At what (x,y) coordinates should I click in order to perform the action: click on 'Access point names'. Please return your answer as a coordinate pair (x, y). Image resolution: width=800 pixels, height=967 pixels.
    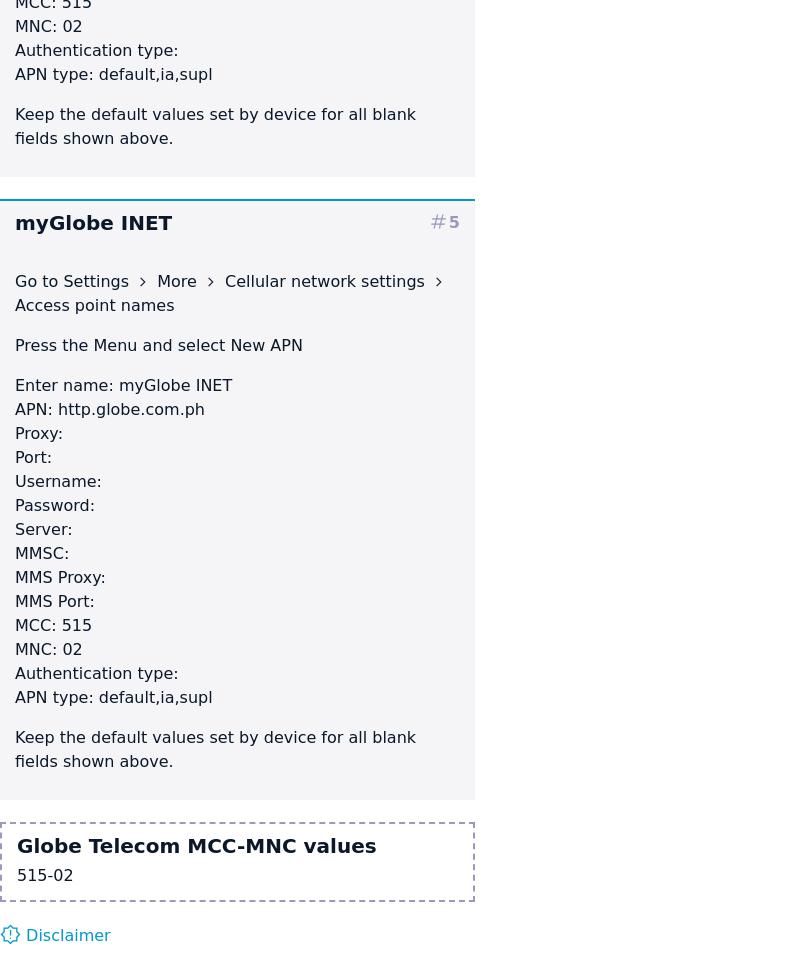
    Looking at the image, I should click on (94, 305).